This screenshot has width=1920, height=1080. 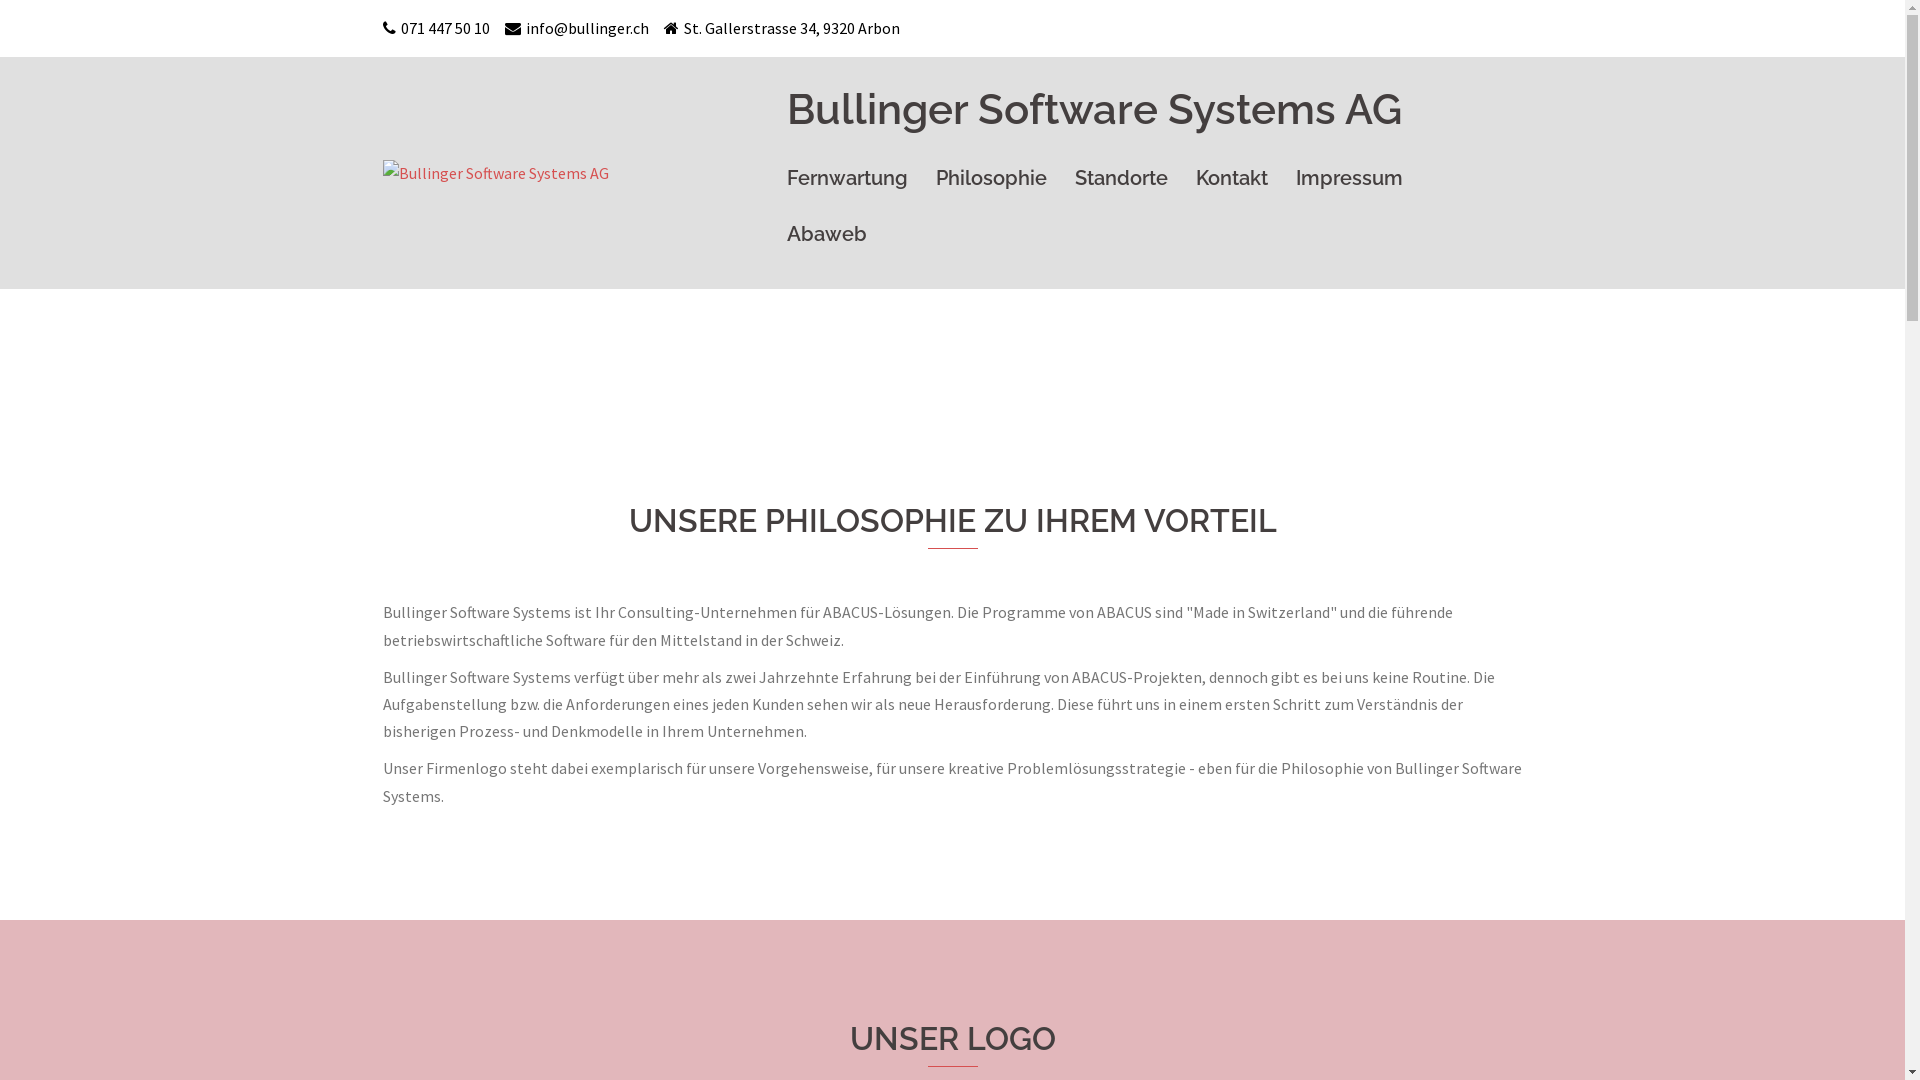 What do you see at coordinates (1120, 185) in the screenshot?
I see `'Standorte'` at bounding box center [1120, 185].